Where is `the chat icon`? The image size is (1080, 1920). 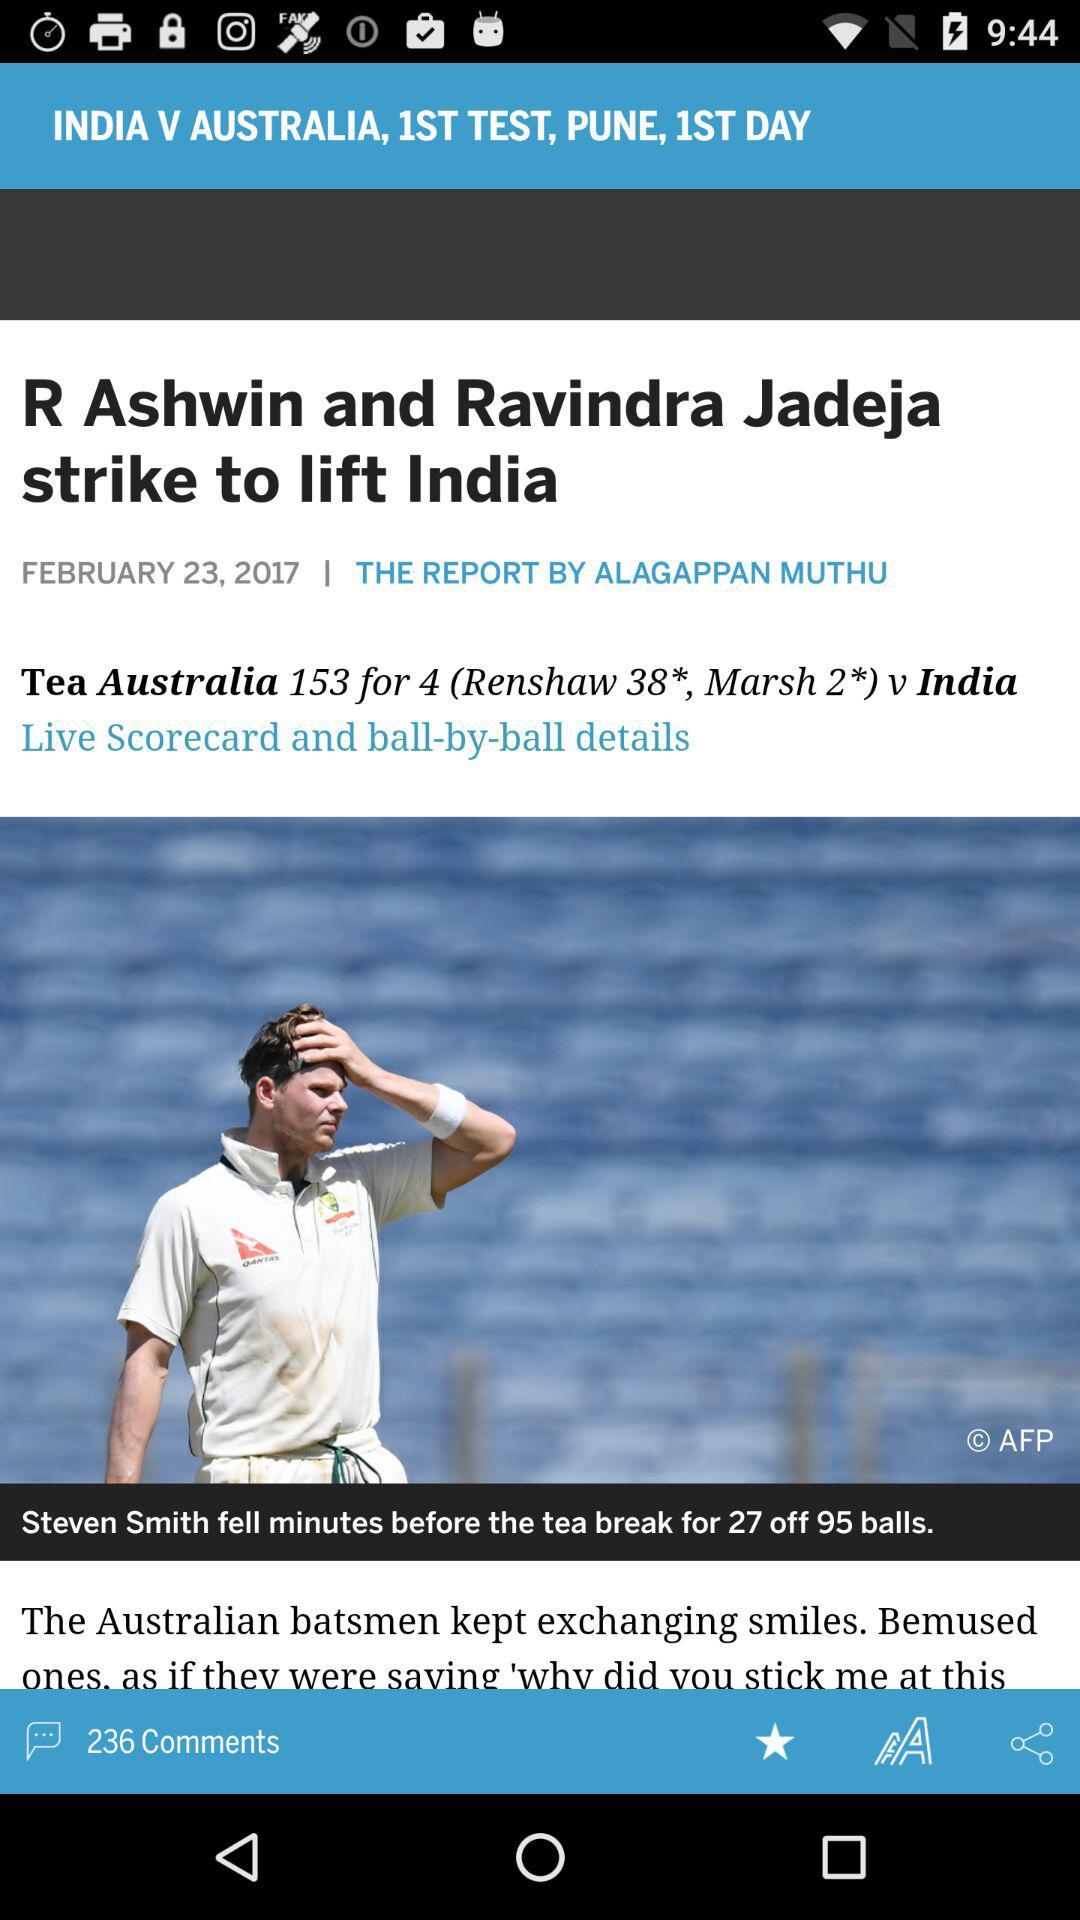 the chat icon is located at coordinates (43, 1862).